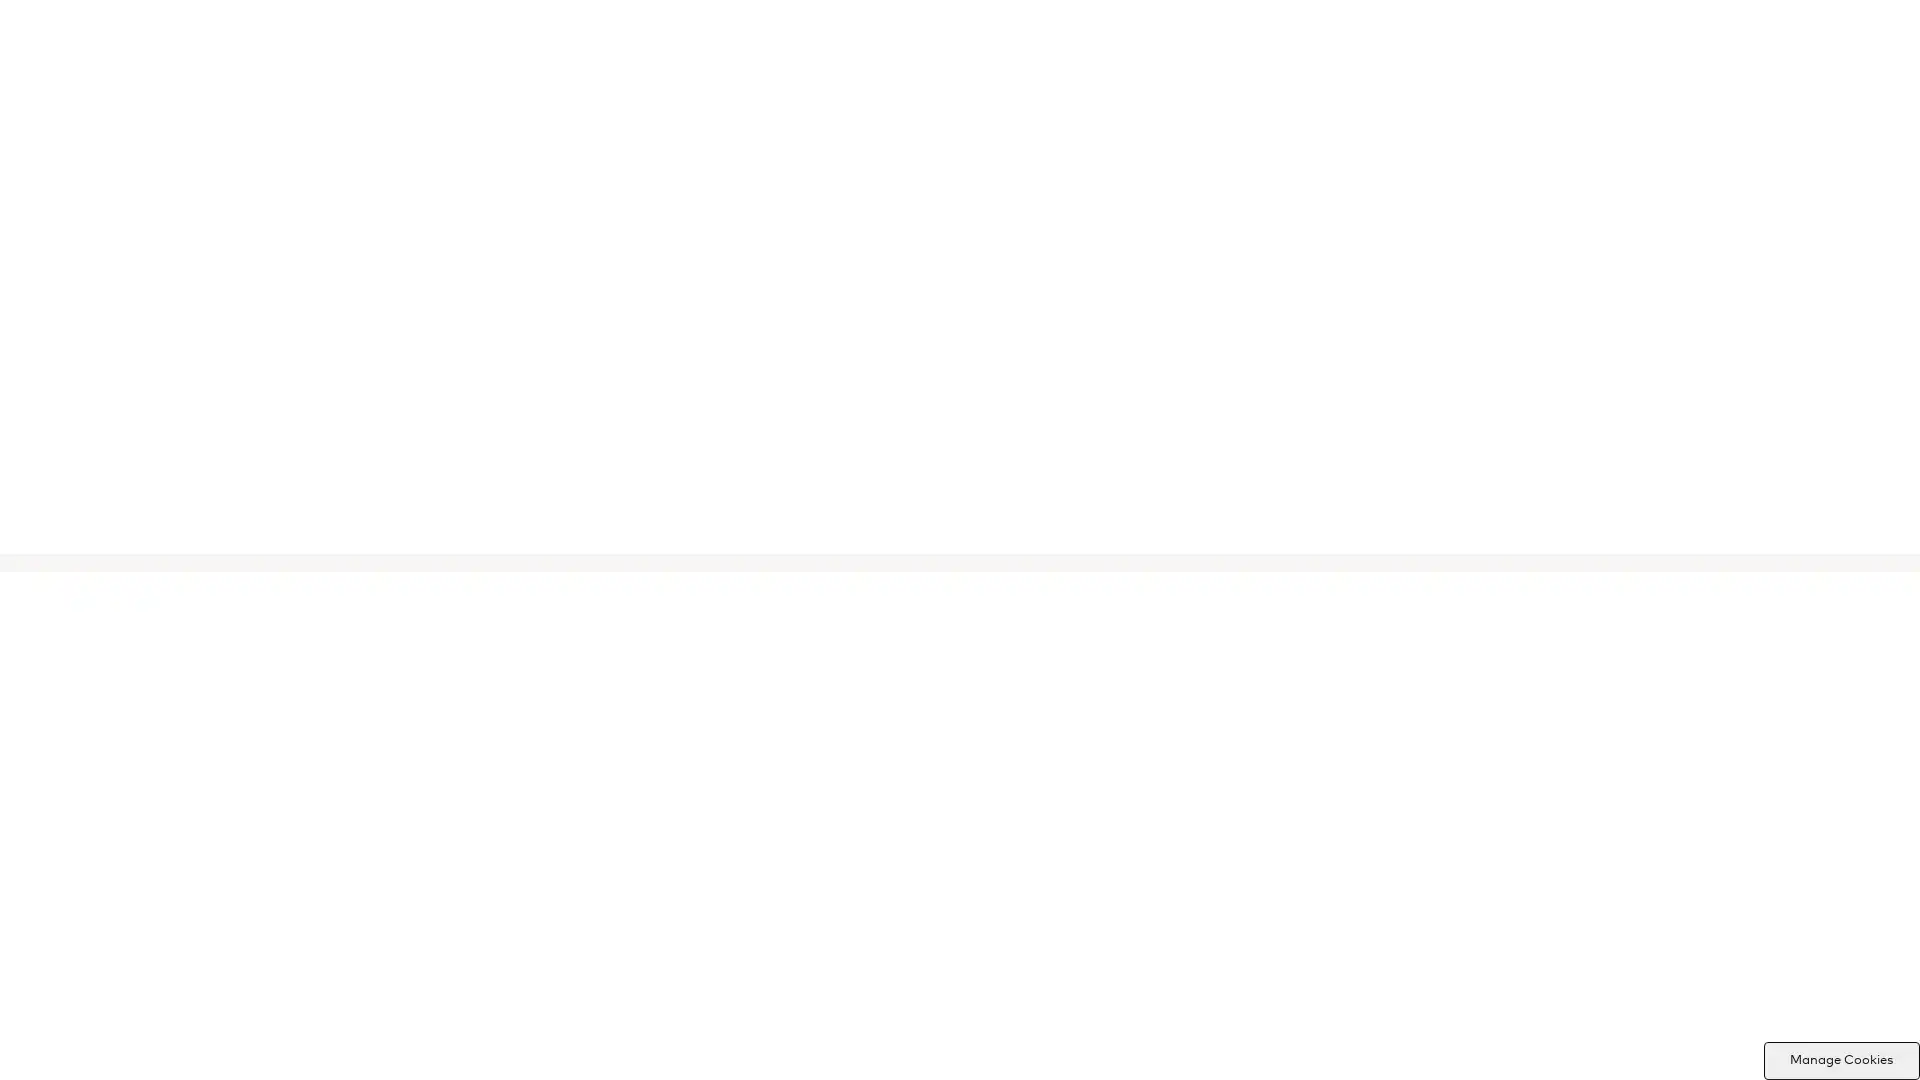 This screenshot has width=1920, height=1080. Describe the element at coordinates (1045, 685) in the screenshot. I see `Accept cookies` at that location.